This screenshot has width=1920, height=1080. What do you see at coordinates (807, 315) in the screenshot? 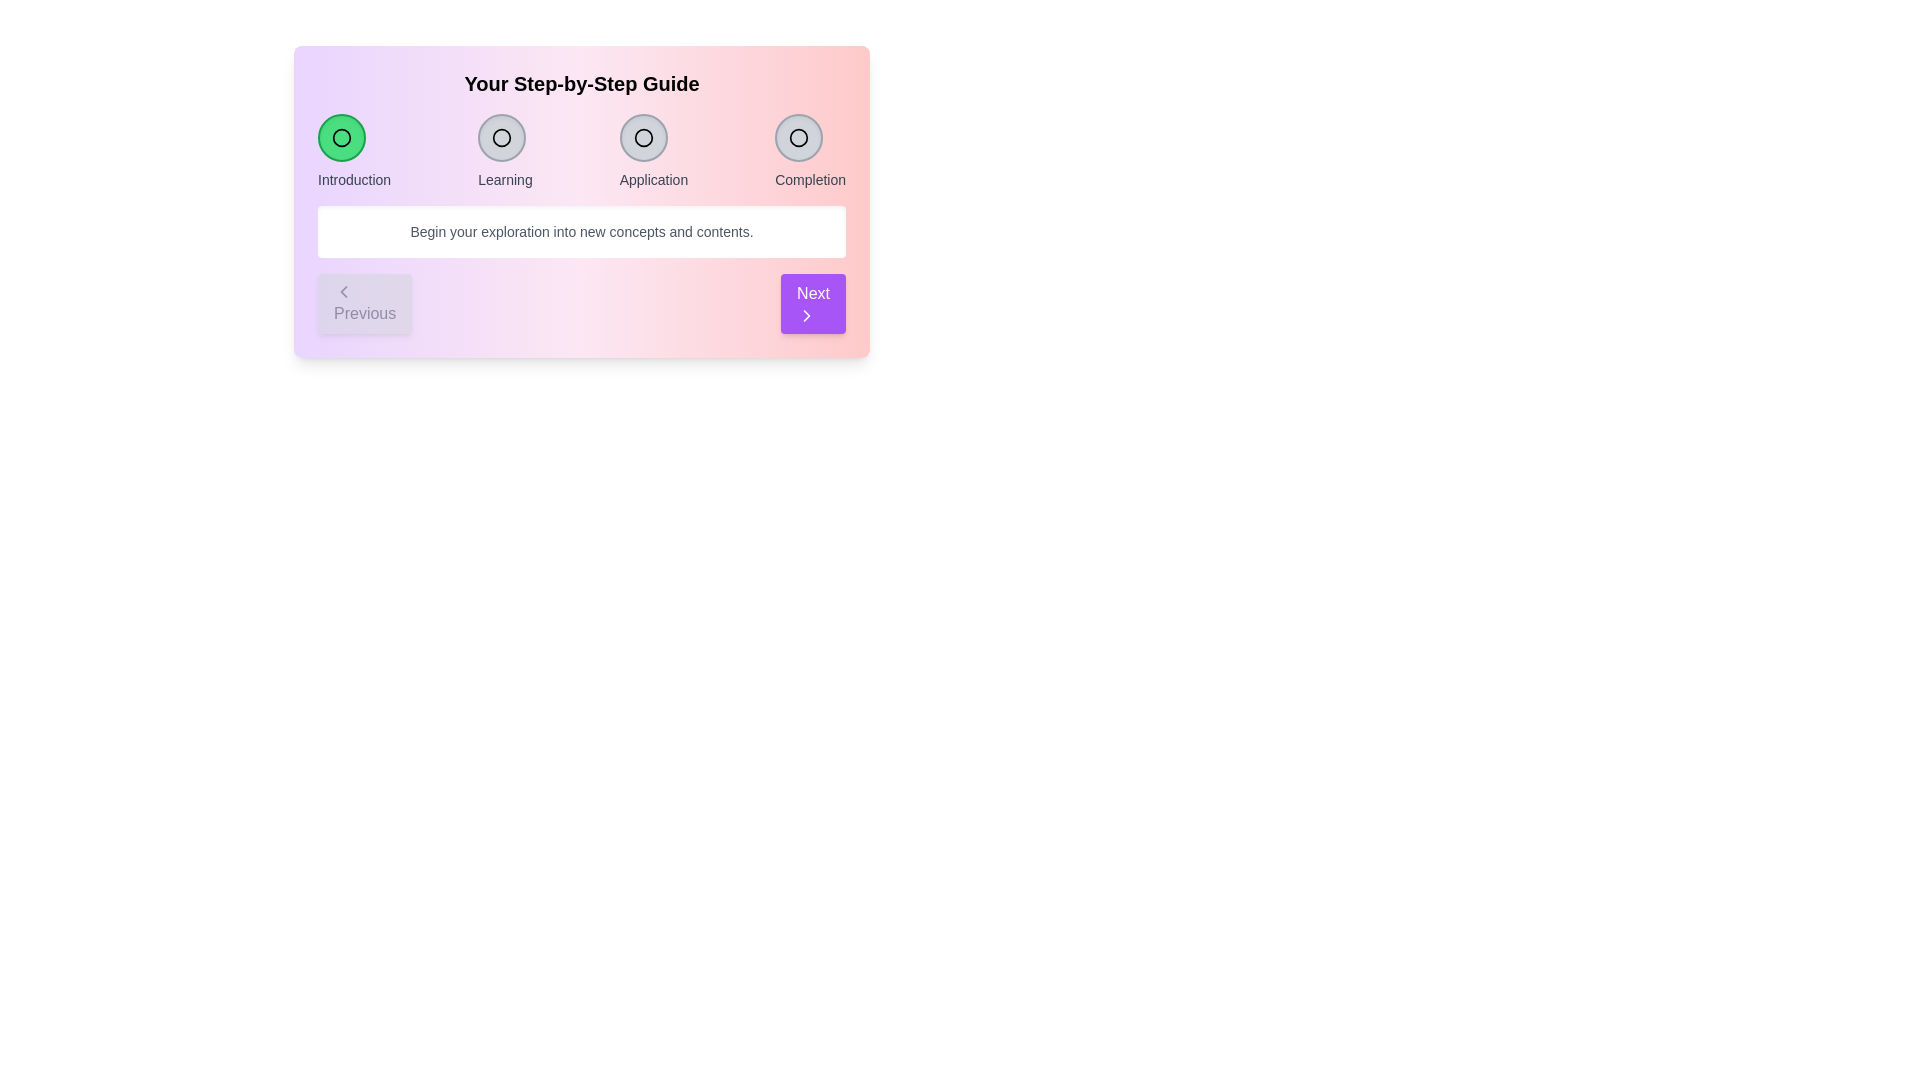
I see `the arrow icon embedded within the 'Next' button located at the bottom right corner of the form section` at bounding box center [807, 315].